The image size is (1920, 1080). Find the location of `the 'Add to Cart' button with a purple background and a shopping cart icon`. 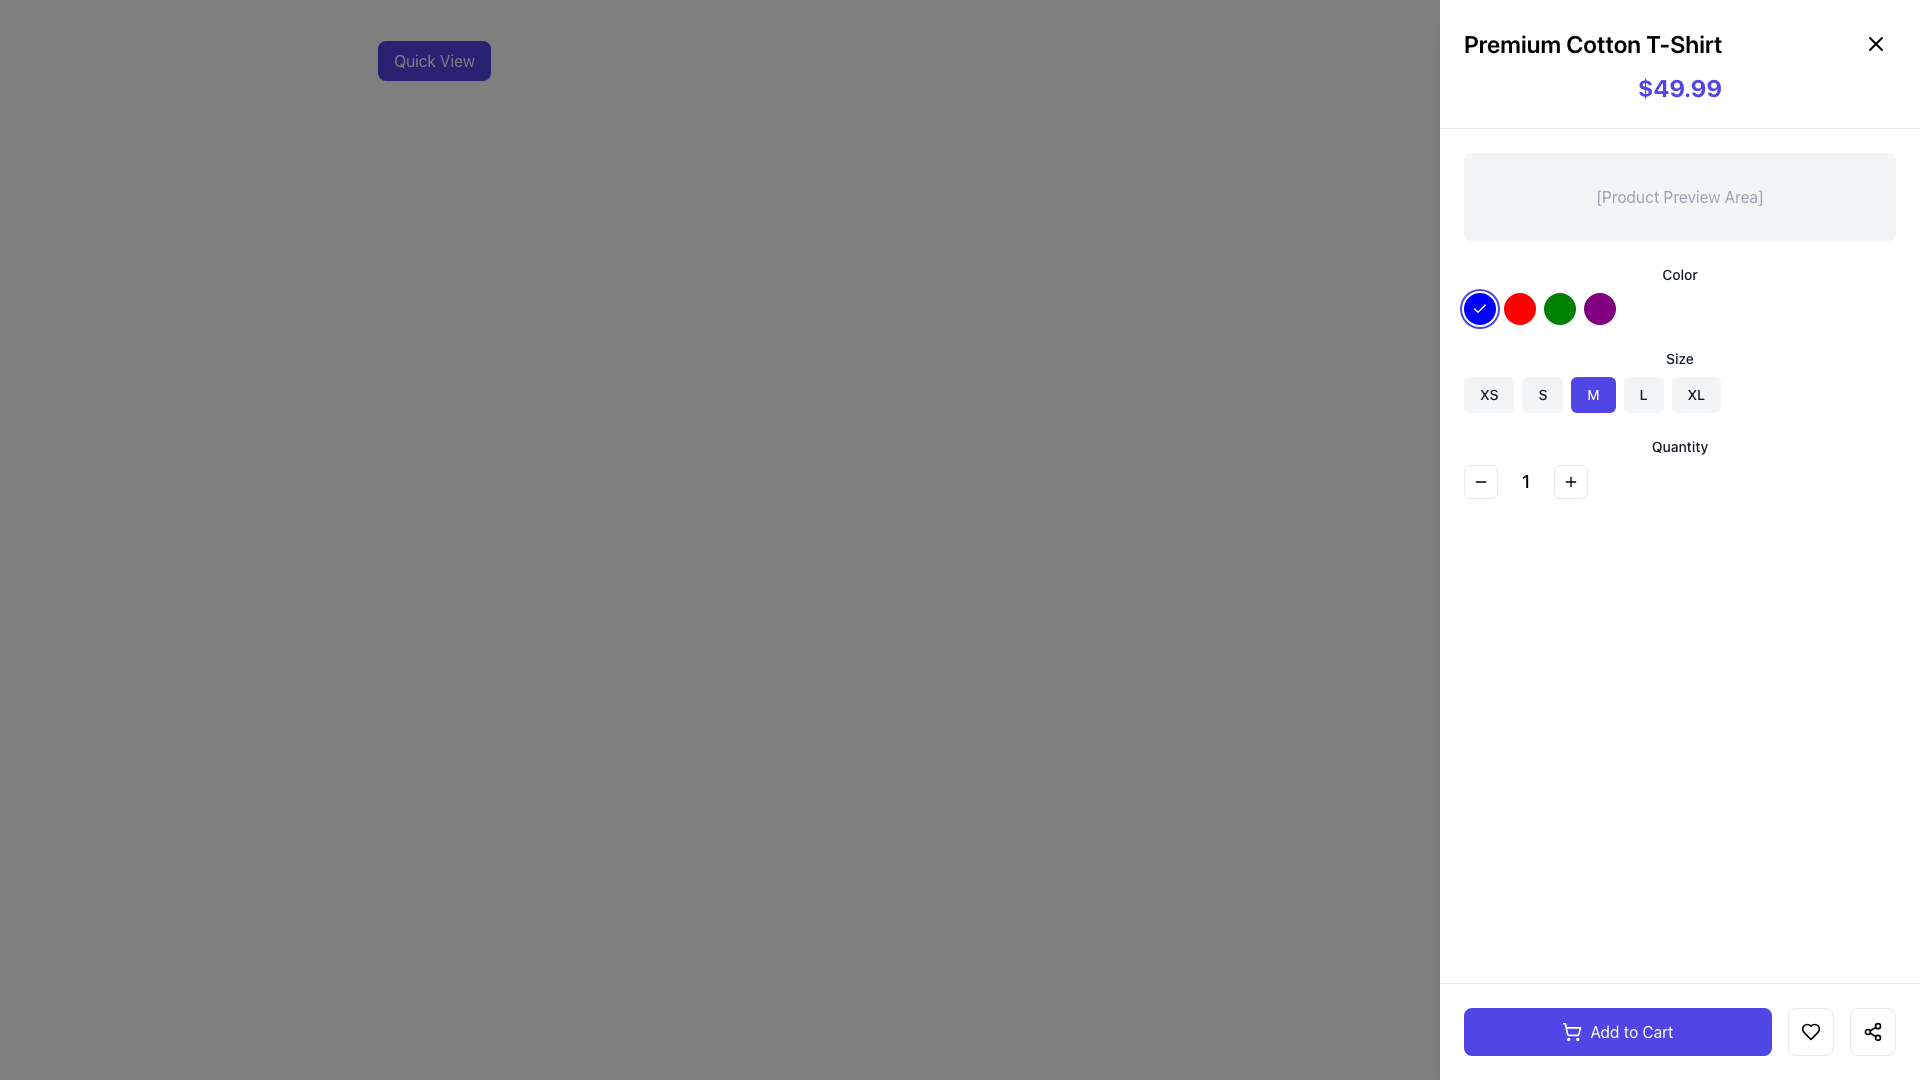

the 'Add to Cart' button with a purple background and a shopping cart icon is located at coordinates (1617, 1032).